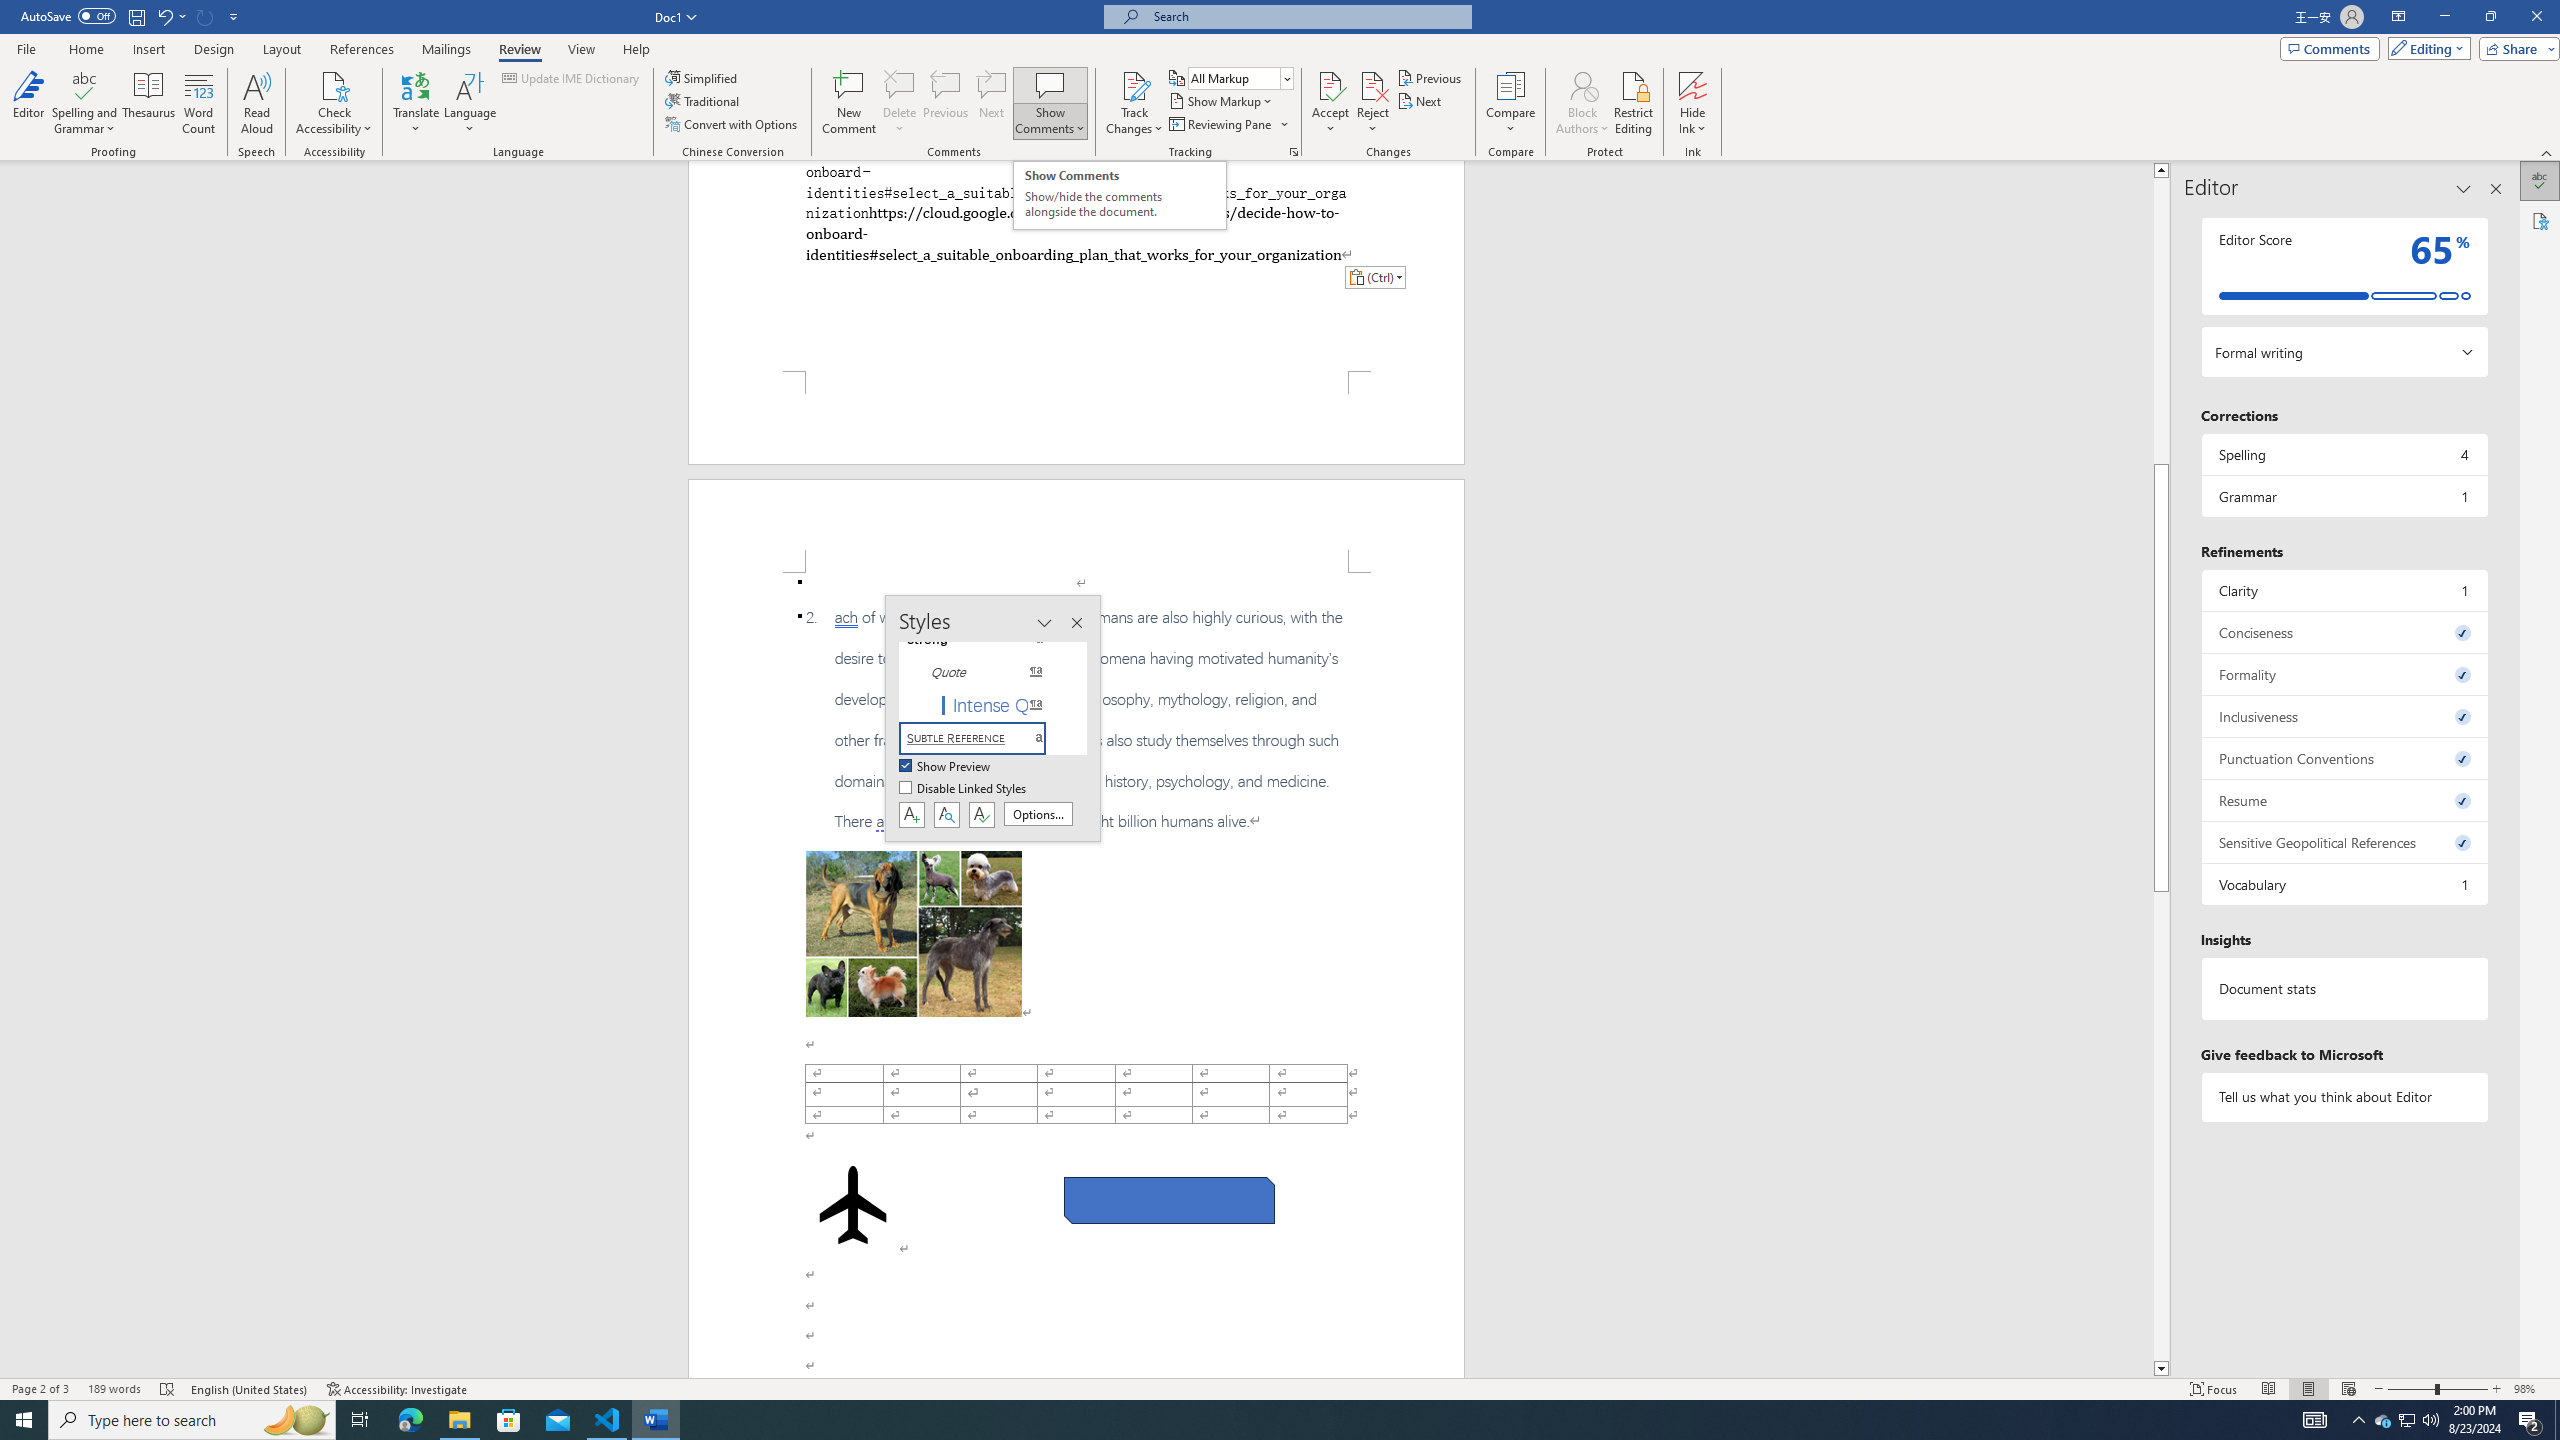 The image size is (2560, 1440). Describe the element at coordinates (1220, 122) in the screenshot. I see `'Reviewing Pane'` at that location.